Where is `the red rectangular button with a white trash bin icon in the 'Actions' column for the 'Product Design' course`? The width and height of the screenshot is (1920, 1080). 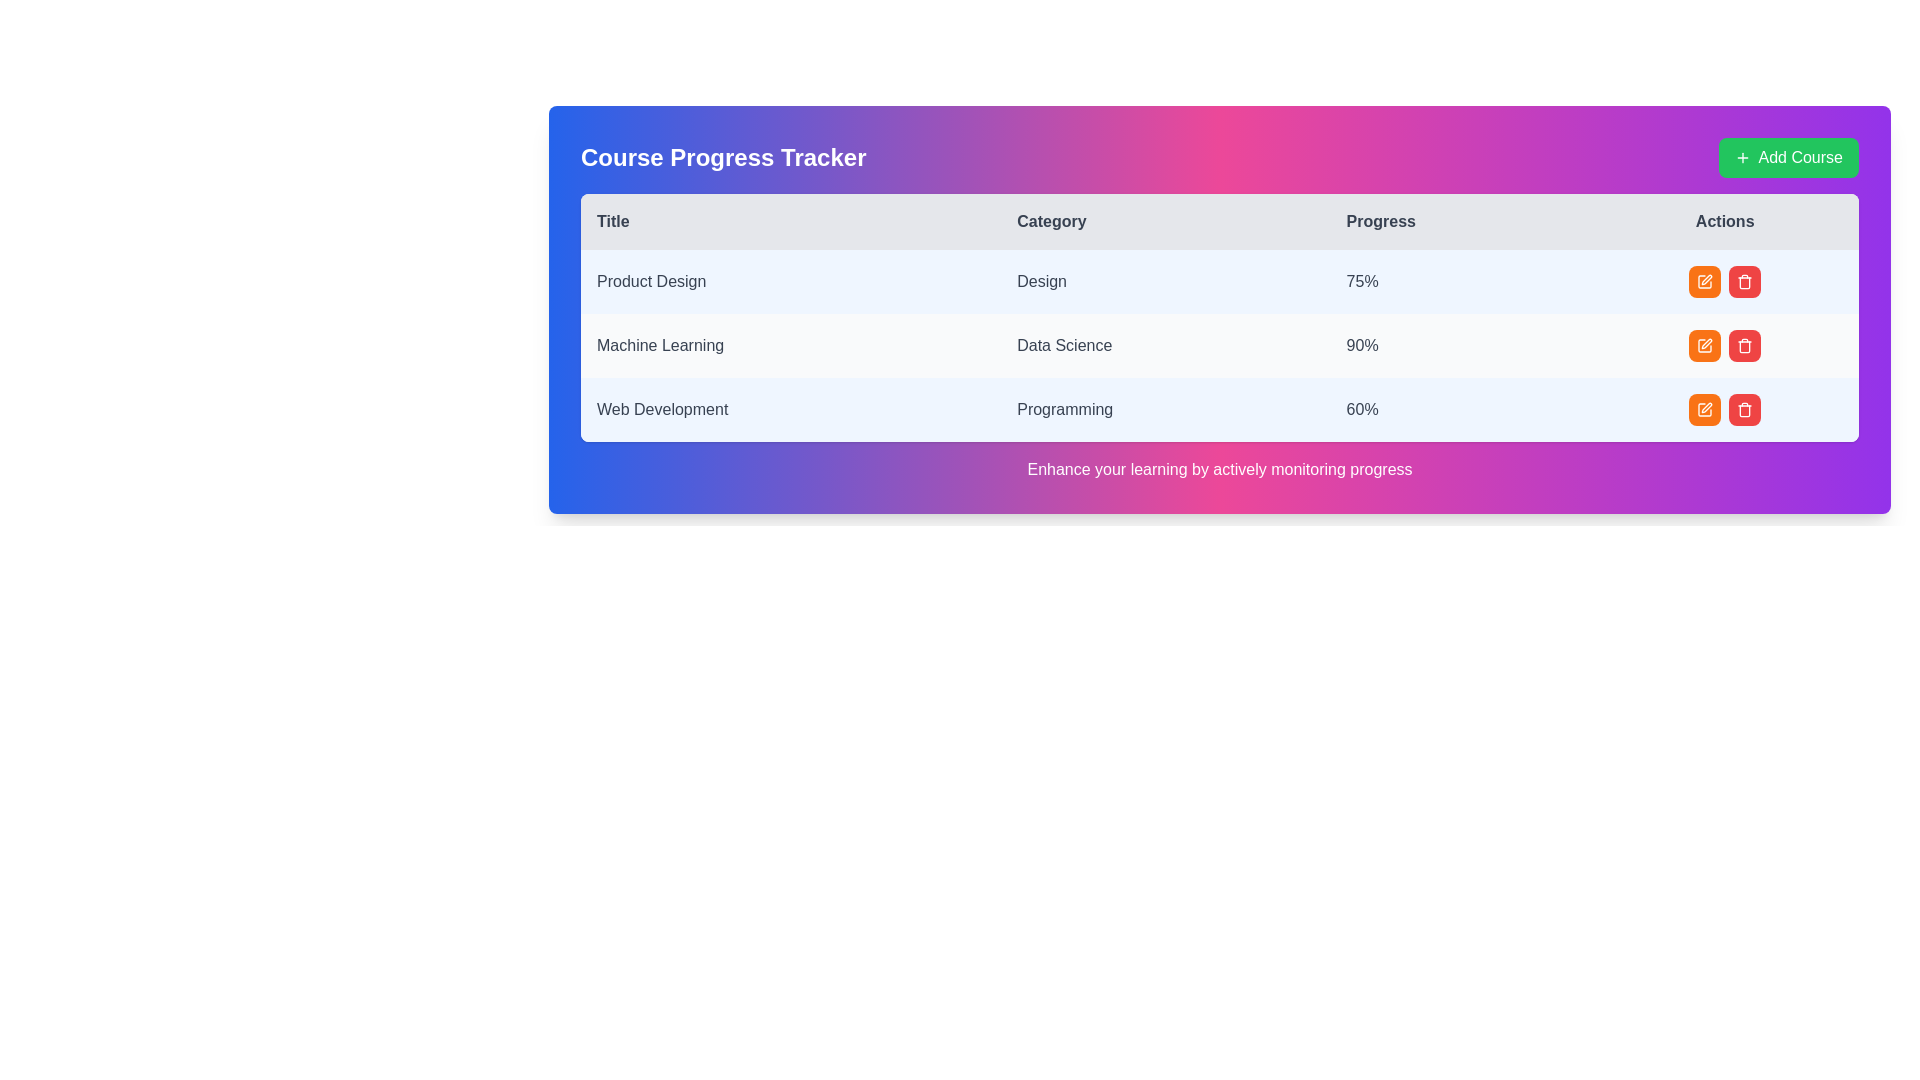
the red rectangular button with a white trash bin icon in the 'Actions' column for the 'Product Design' course is located at coordinates (1744, 281).